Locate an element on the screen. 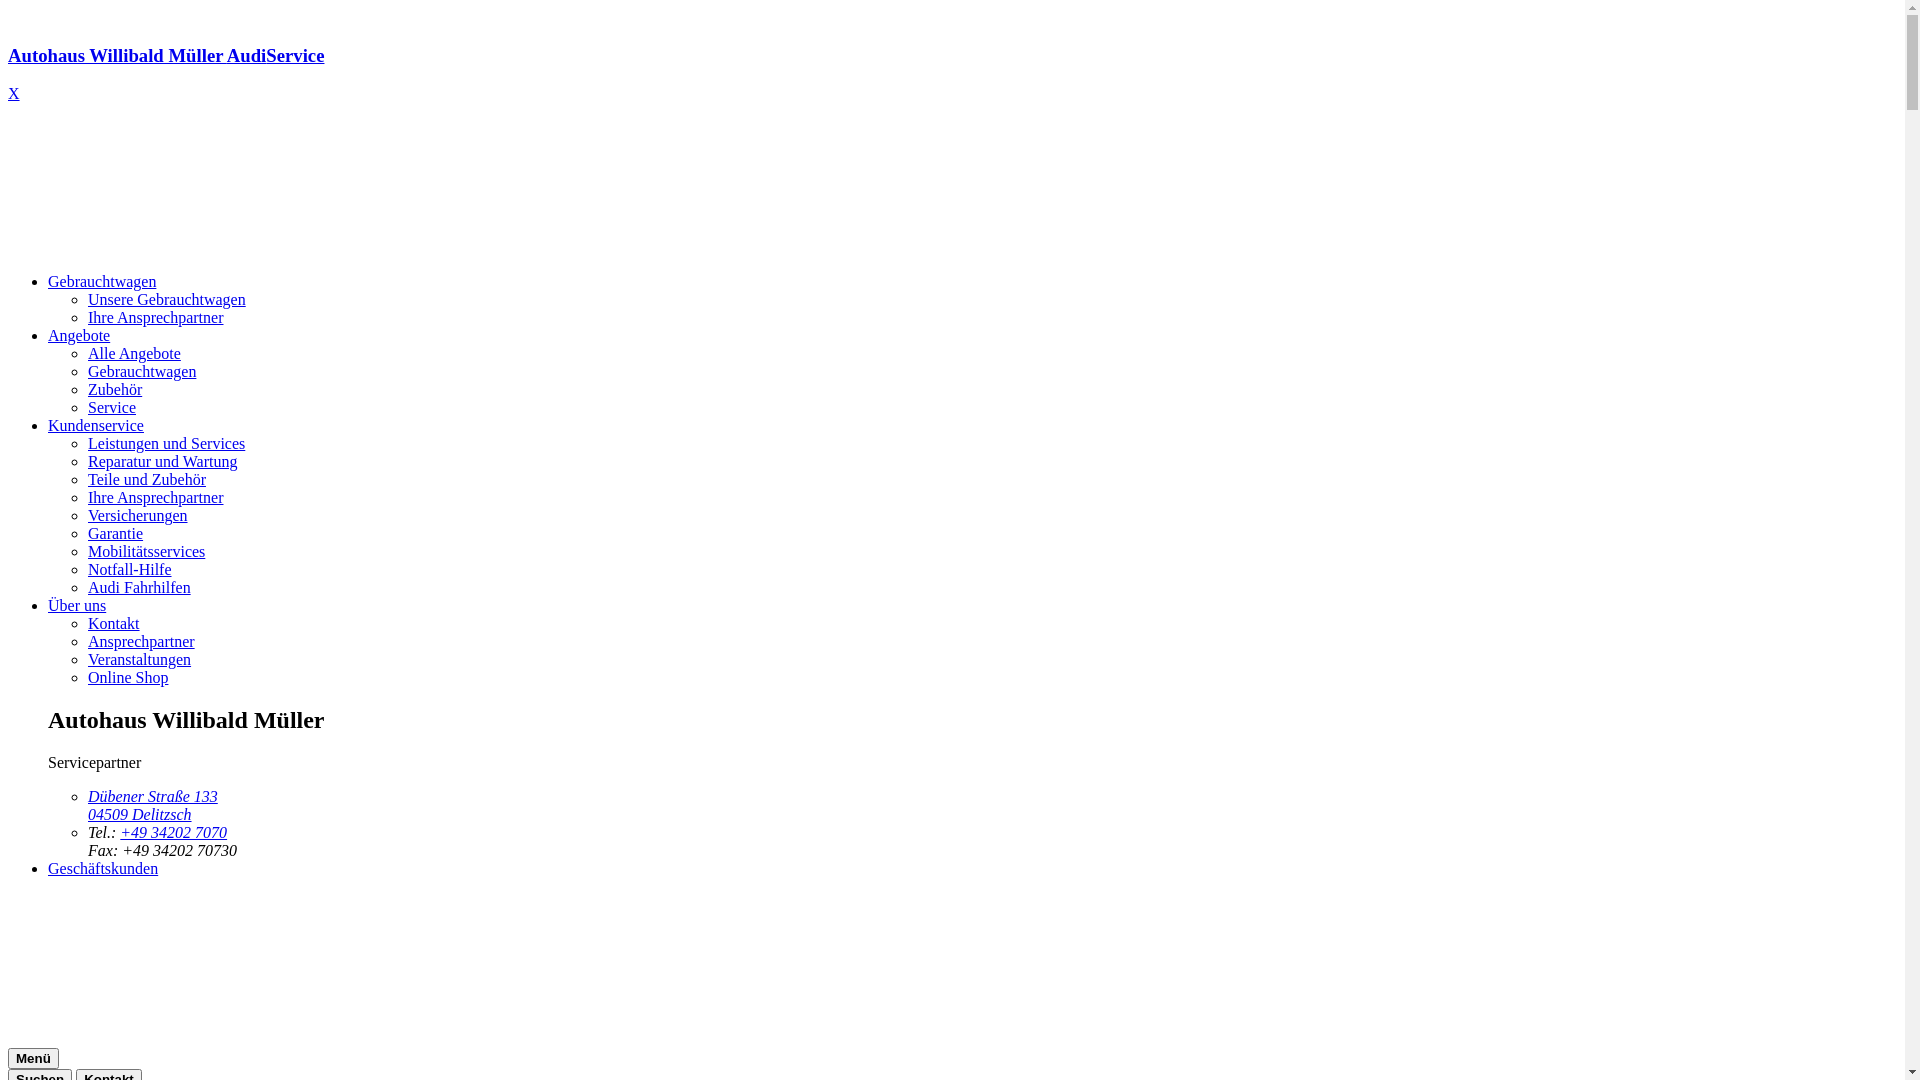 The image size is (1920, 1080). 'Gebrauchtwagen' is located at coordinates (141, 371).